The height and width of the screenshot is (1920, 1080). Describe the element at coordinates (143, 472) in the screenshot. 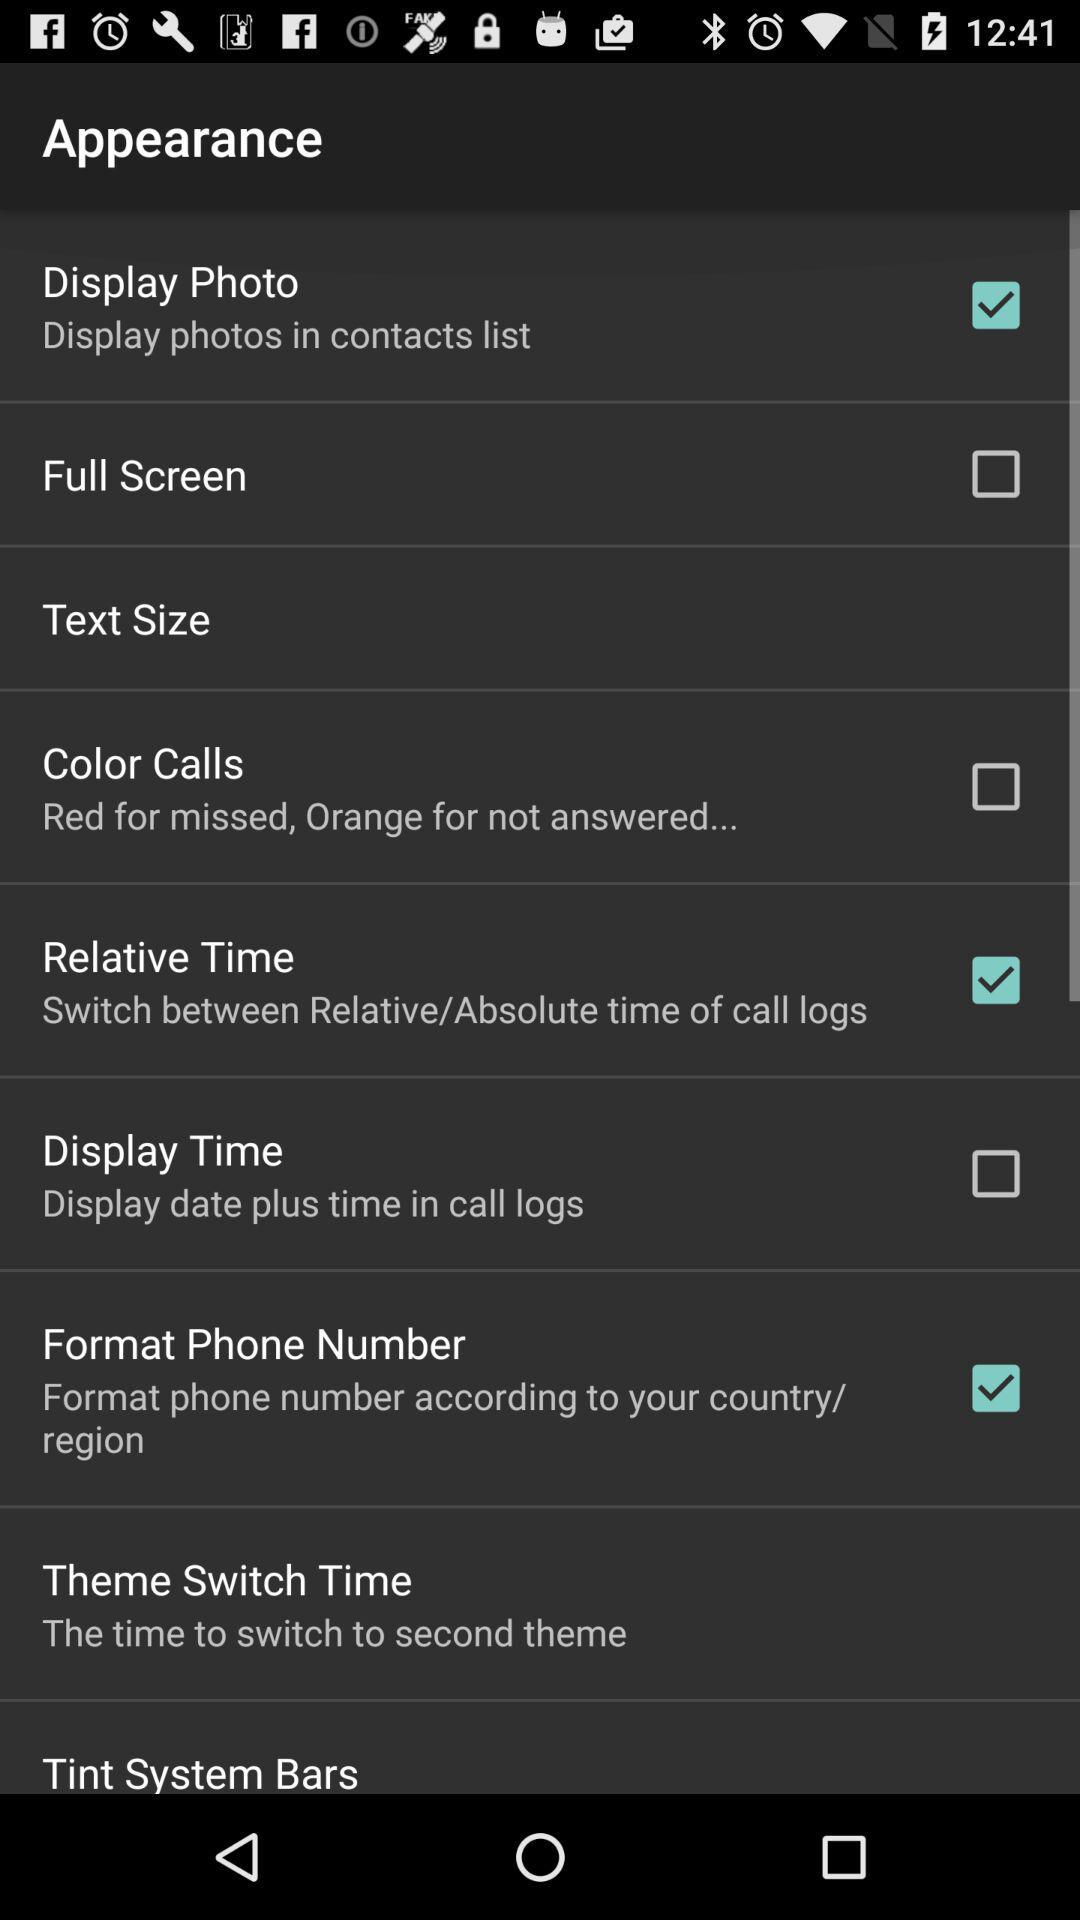

I see `full screen app` at that location.